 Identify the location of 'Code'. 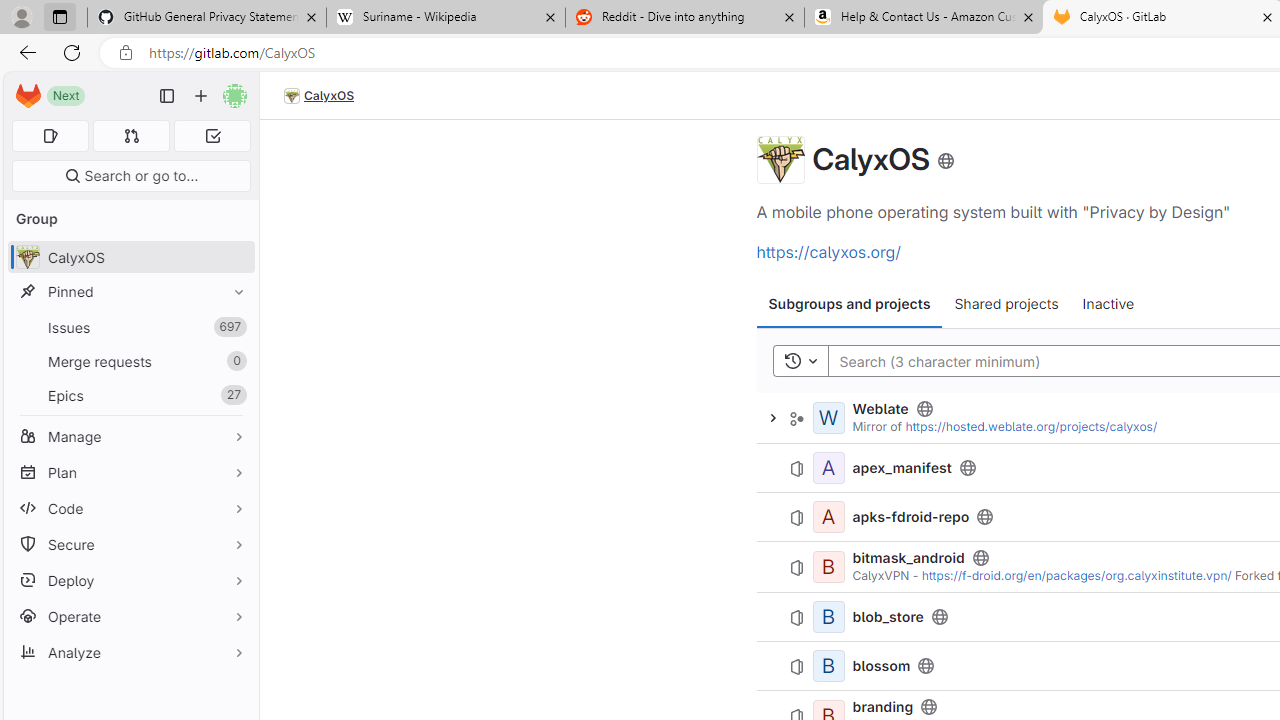
(130, 507).